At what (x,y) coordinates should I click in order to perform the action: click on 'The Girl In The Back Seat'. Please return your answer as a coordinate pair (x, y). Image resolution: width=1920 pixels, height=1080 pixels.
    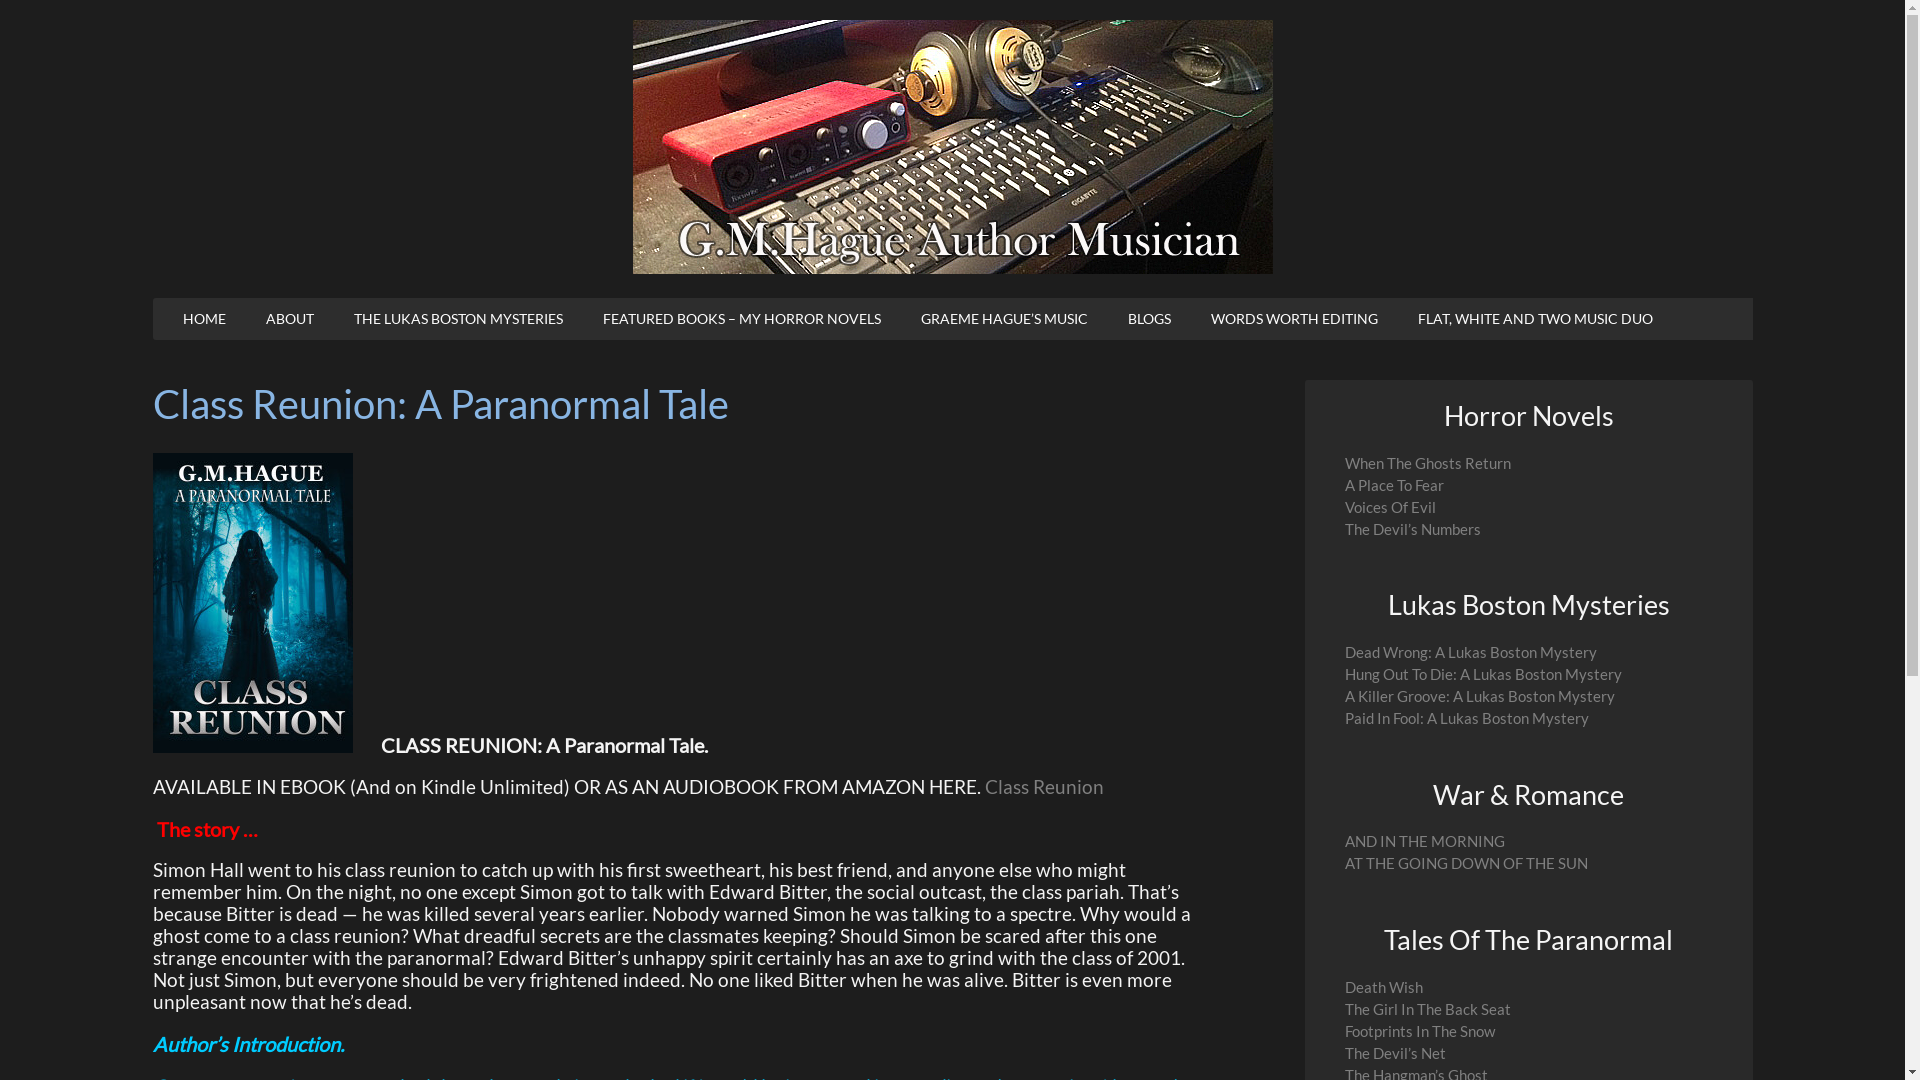
    Looking at the image, I should click on (1425, 1009).